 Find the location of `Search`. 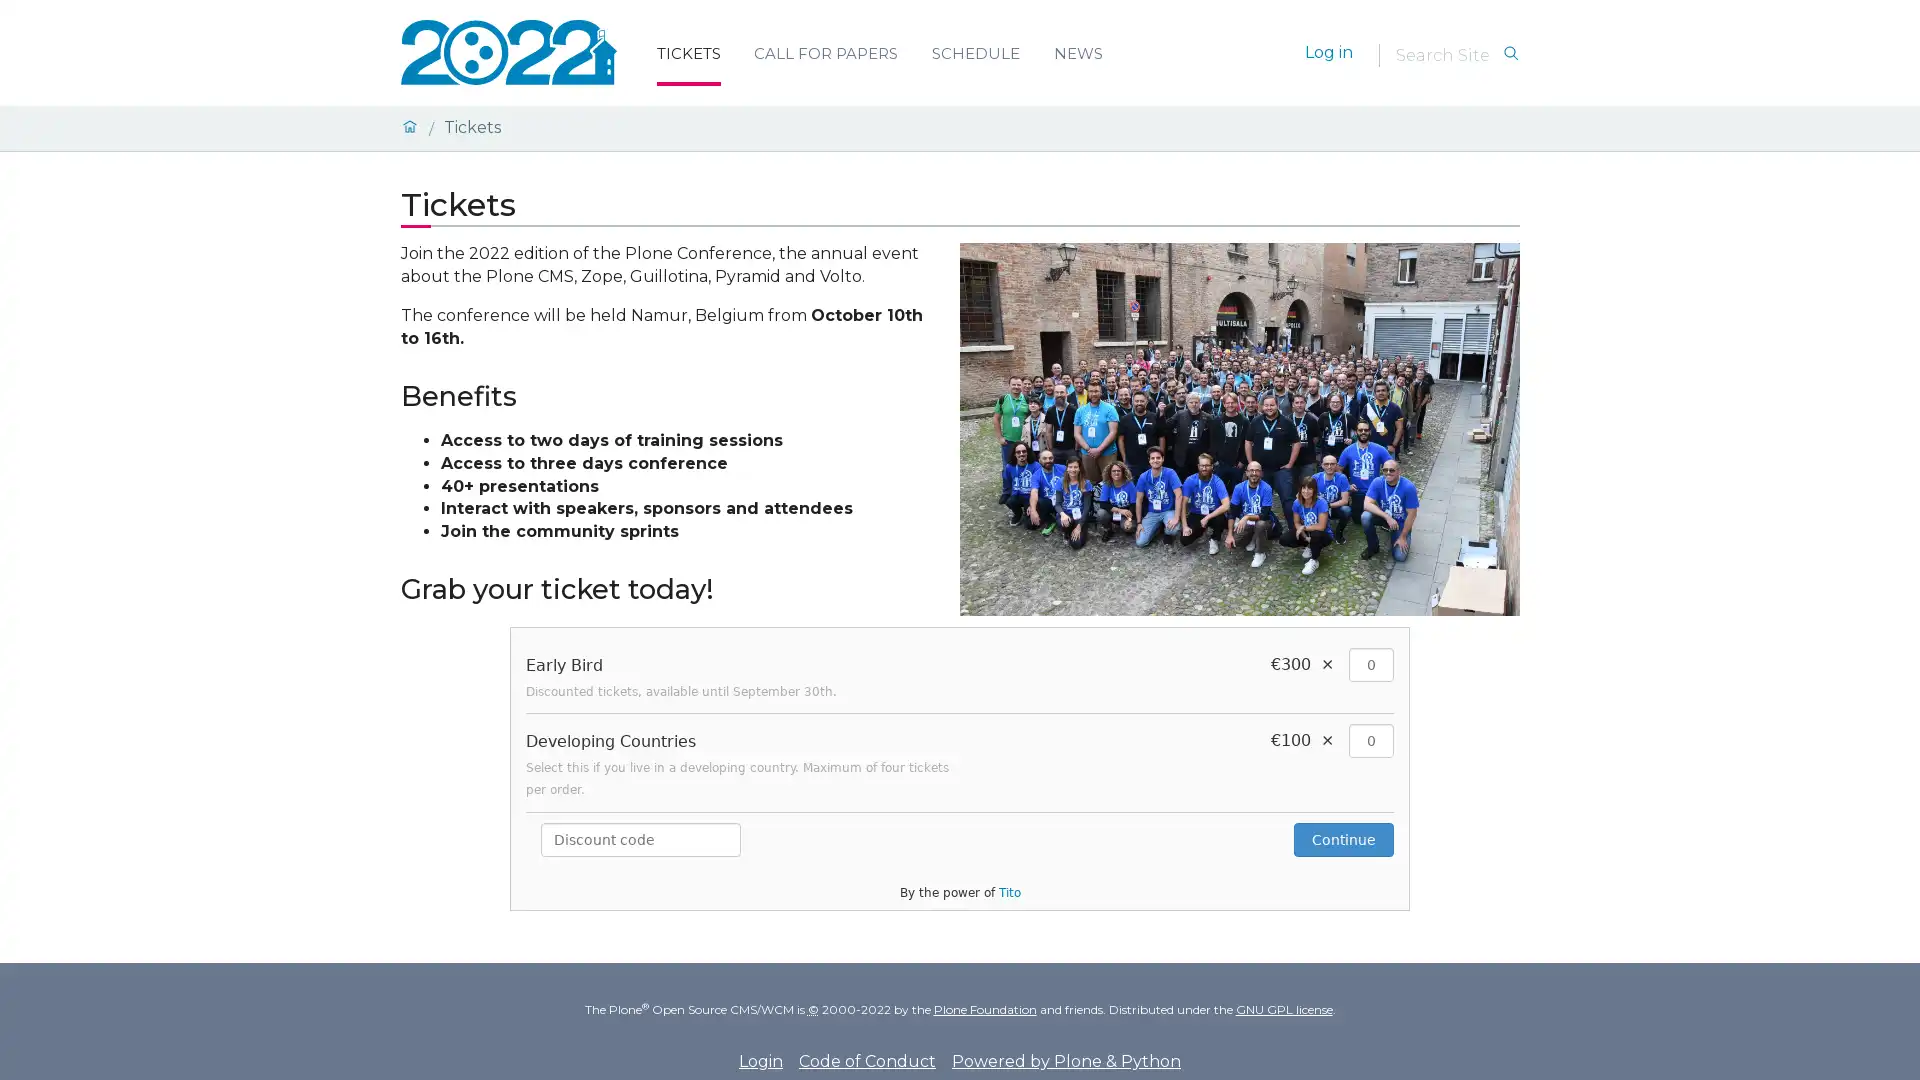

Search is located at coordinates (1510, 53).